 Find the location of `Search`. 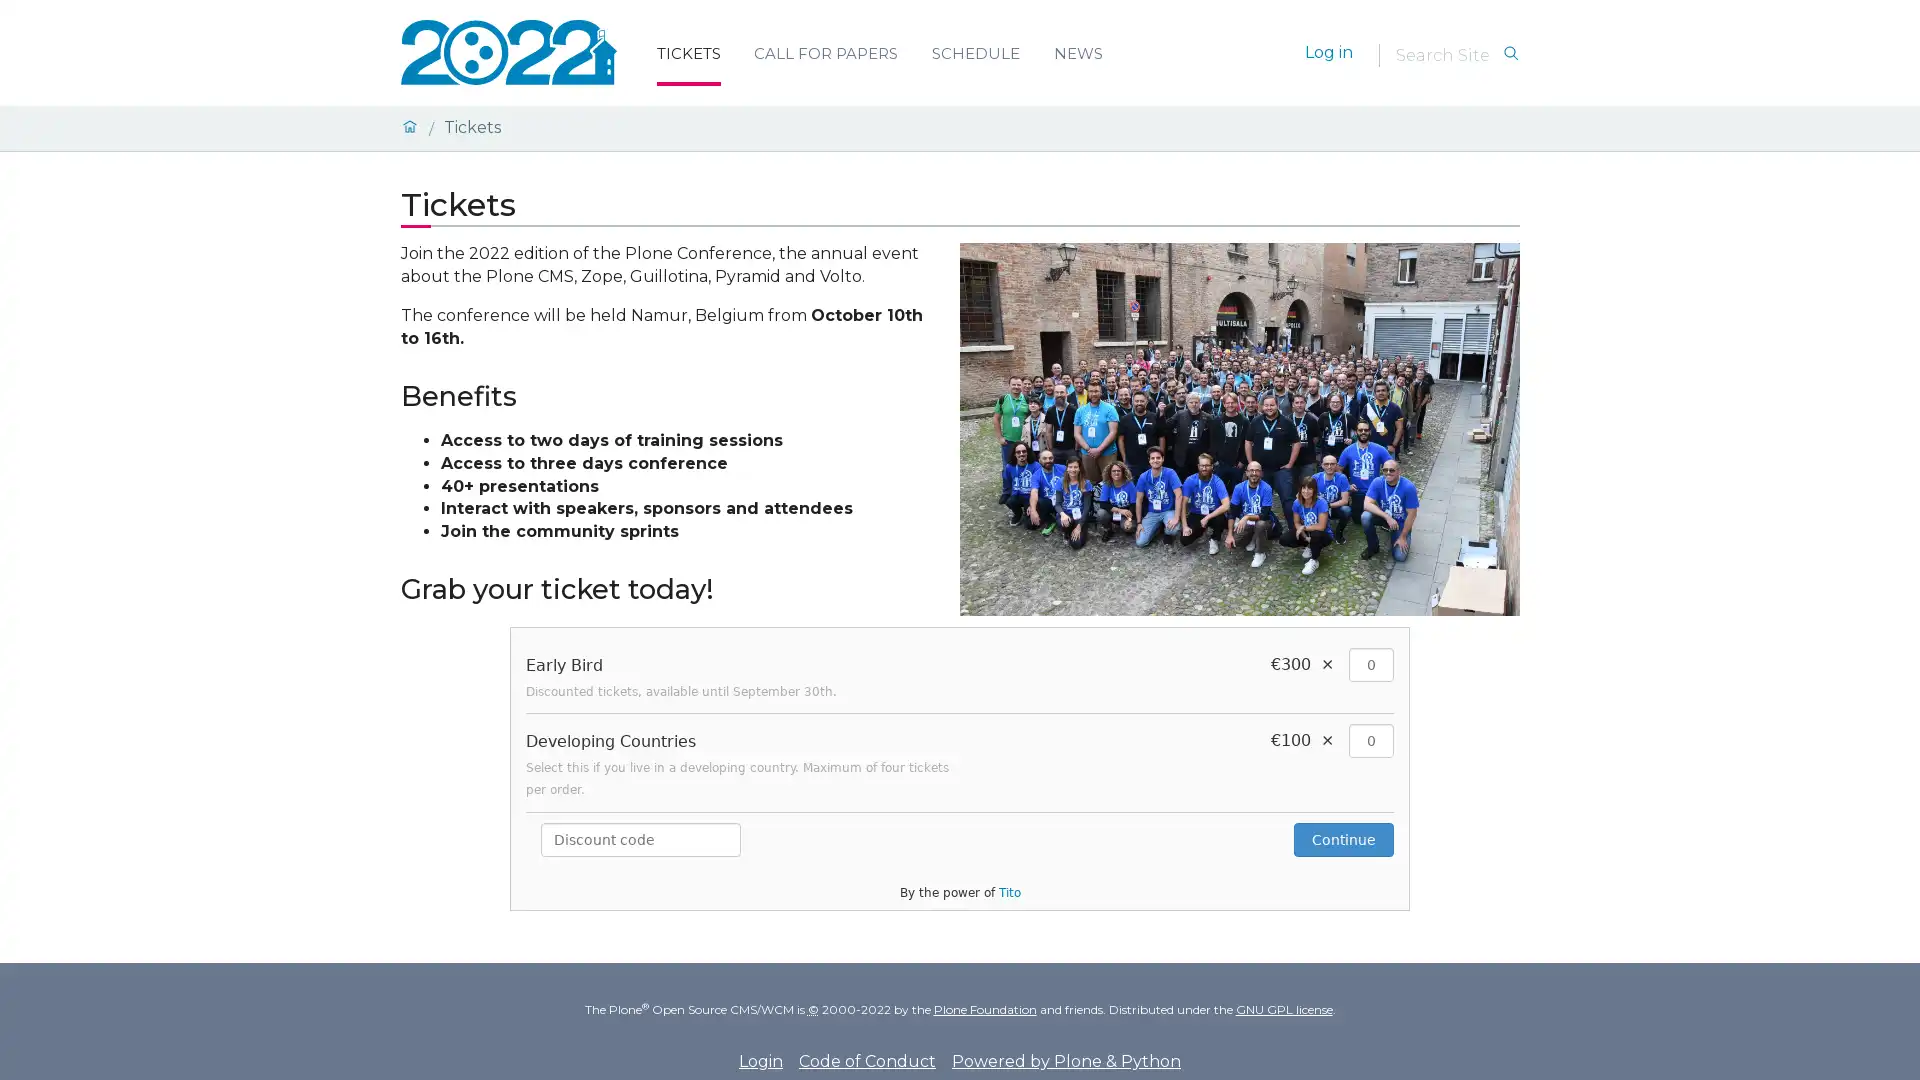

Search is located at coordinates (1510, 53).